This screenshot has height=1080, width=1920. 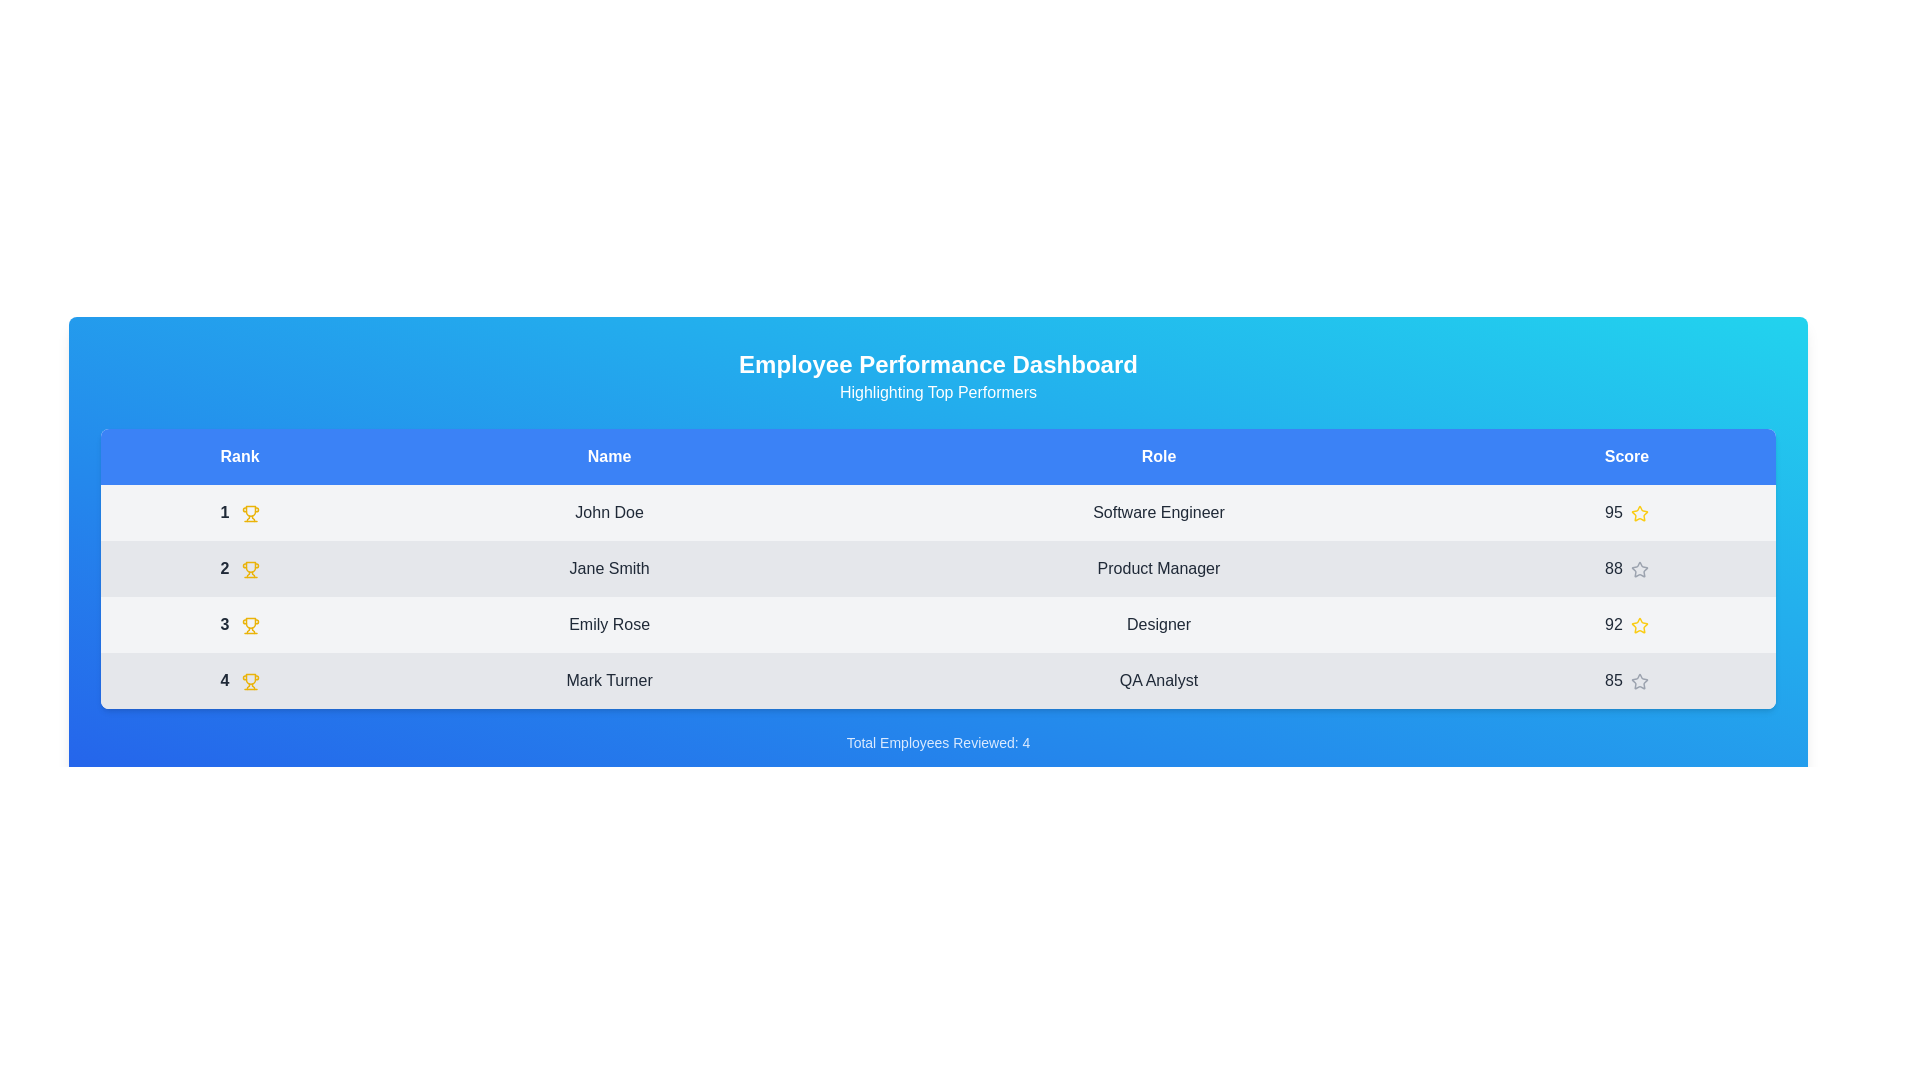 I want to click on the text 'Employee Performance Dashboard' in the header, so click(x=937, y=365).